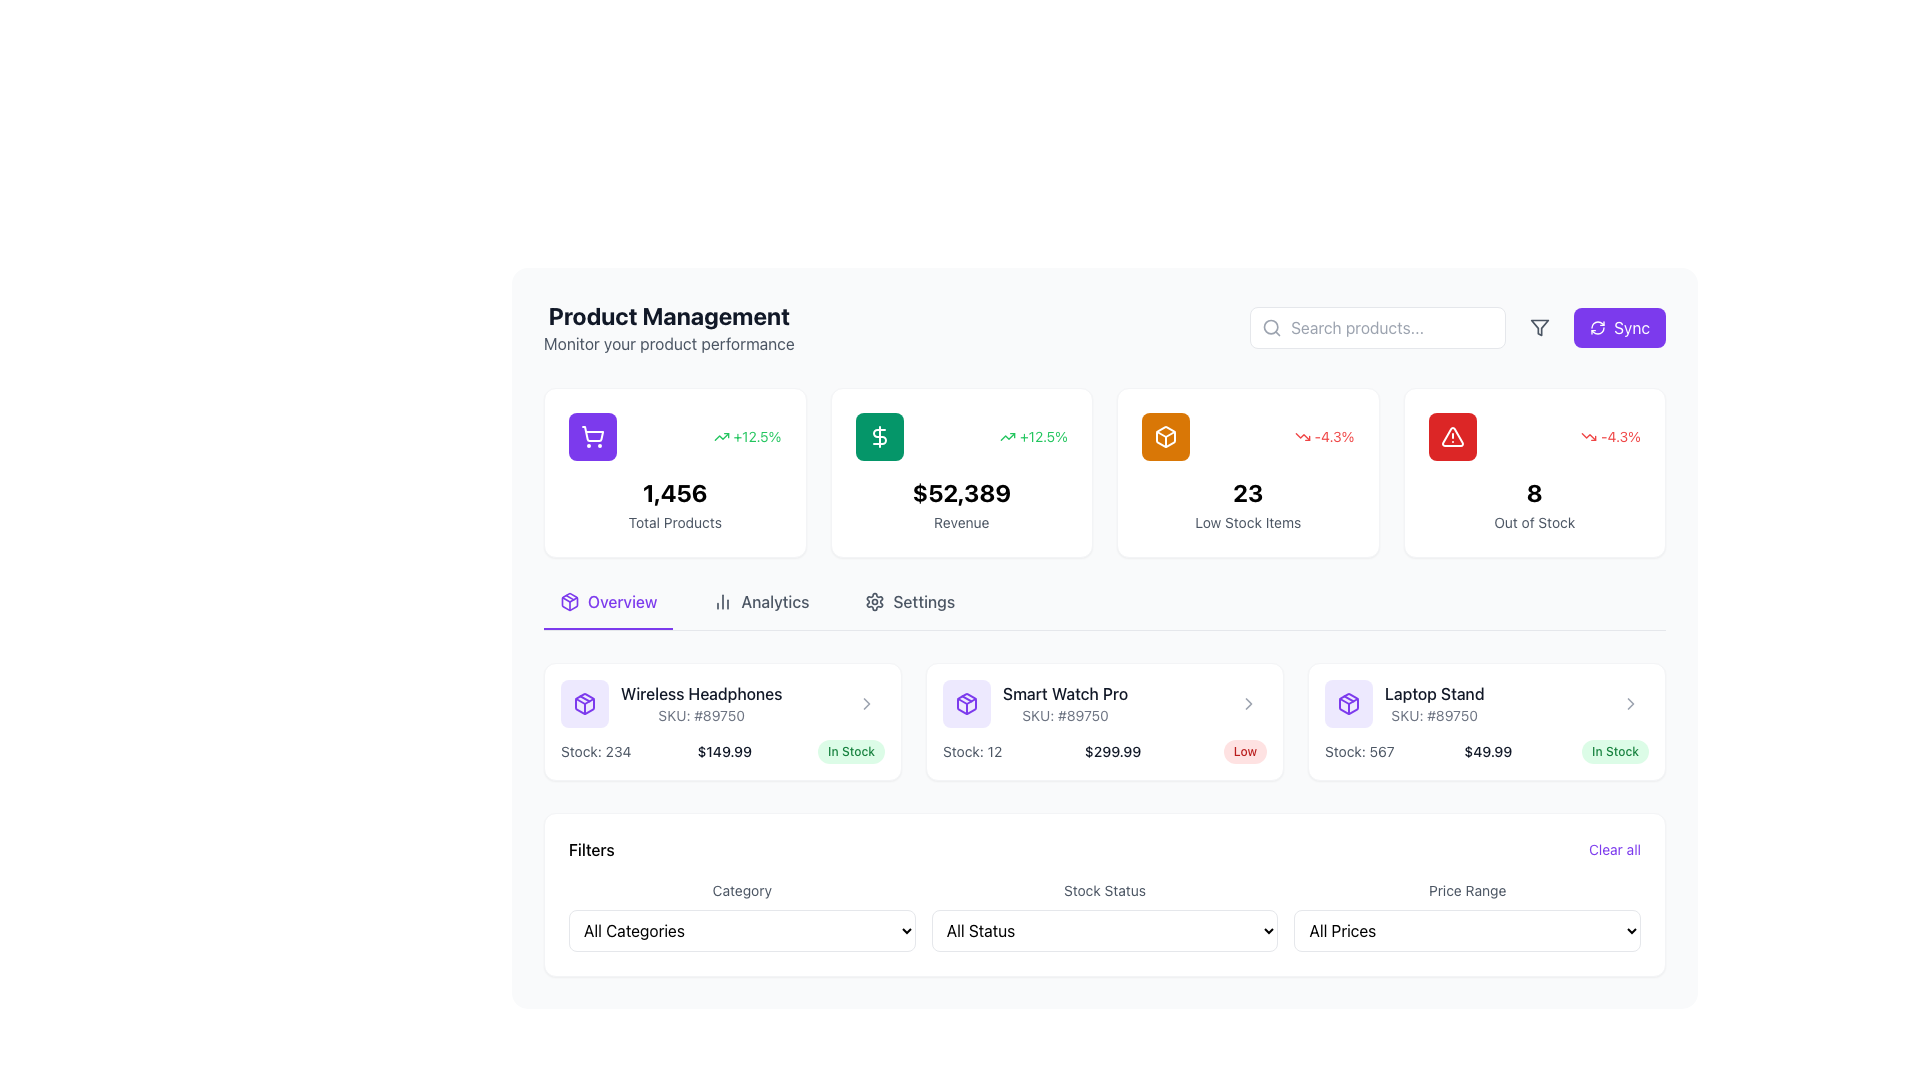 The image size is (1920, 1080). I want to click on the rightward-pointing chevron icon button located at the top-right corner of the 'Wireless Headphones SKU: #89750' product card, so click(867, 703).